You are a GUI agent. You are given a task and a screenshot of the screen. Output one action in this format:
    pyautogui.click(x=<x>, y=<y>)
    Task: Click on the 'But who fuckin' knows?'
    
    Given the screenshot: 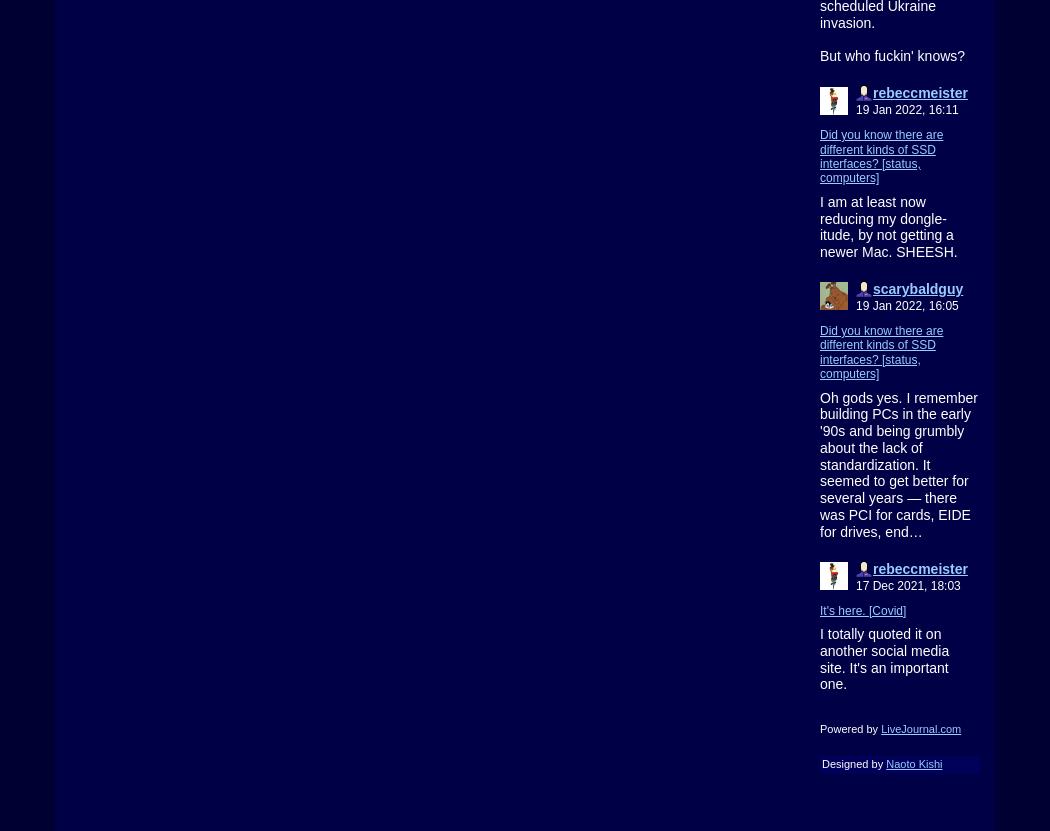 What is the action you would take?
    pyautogui.click(x=891, y=55)
    